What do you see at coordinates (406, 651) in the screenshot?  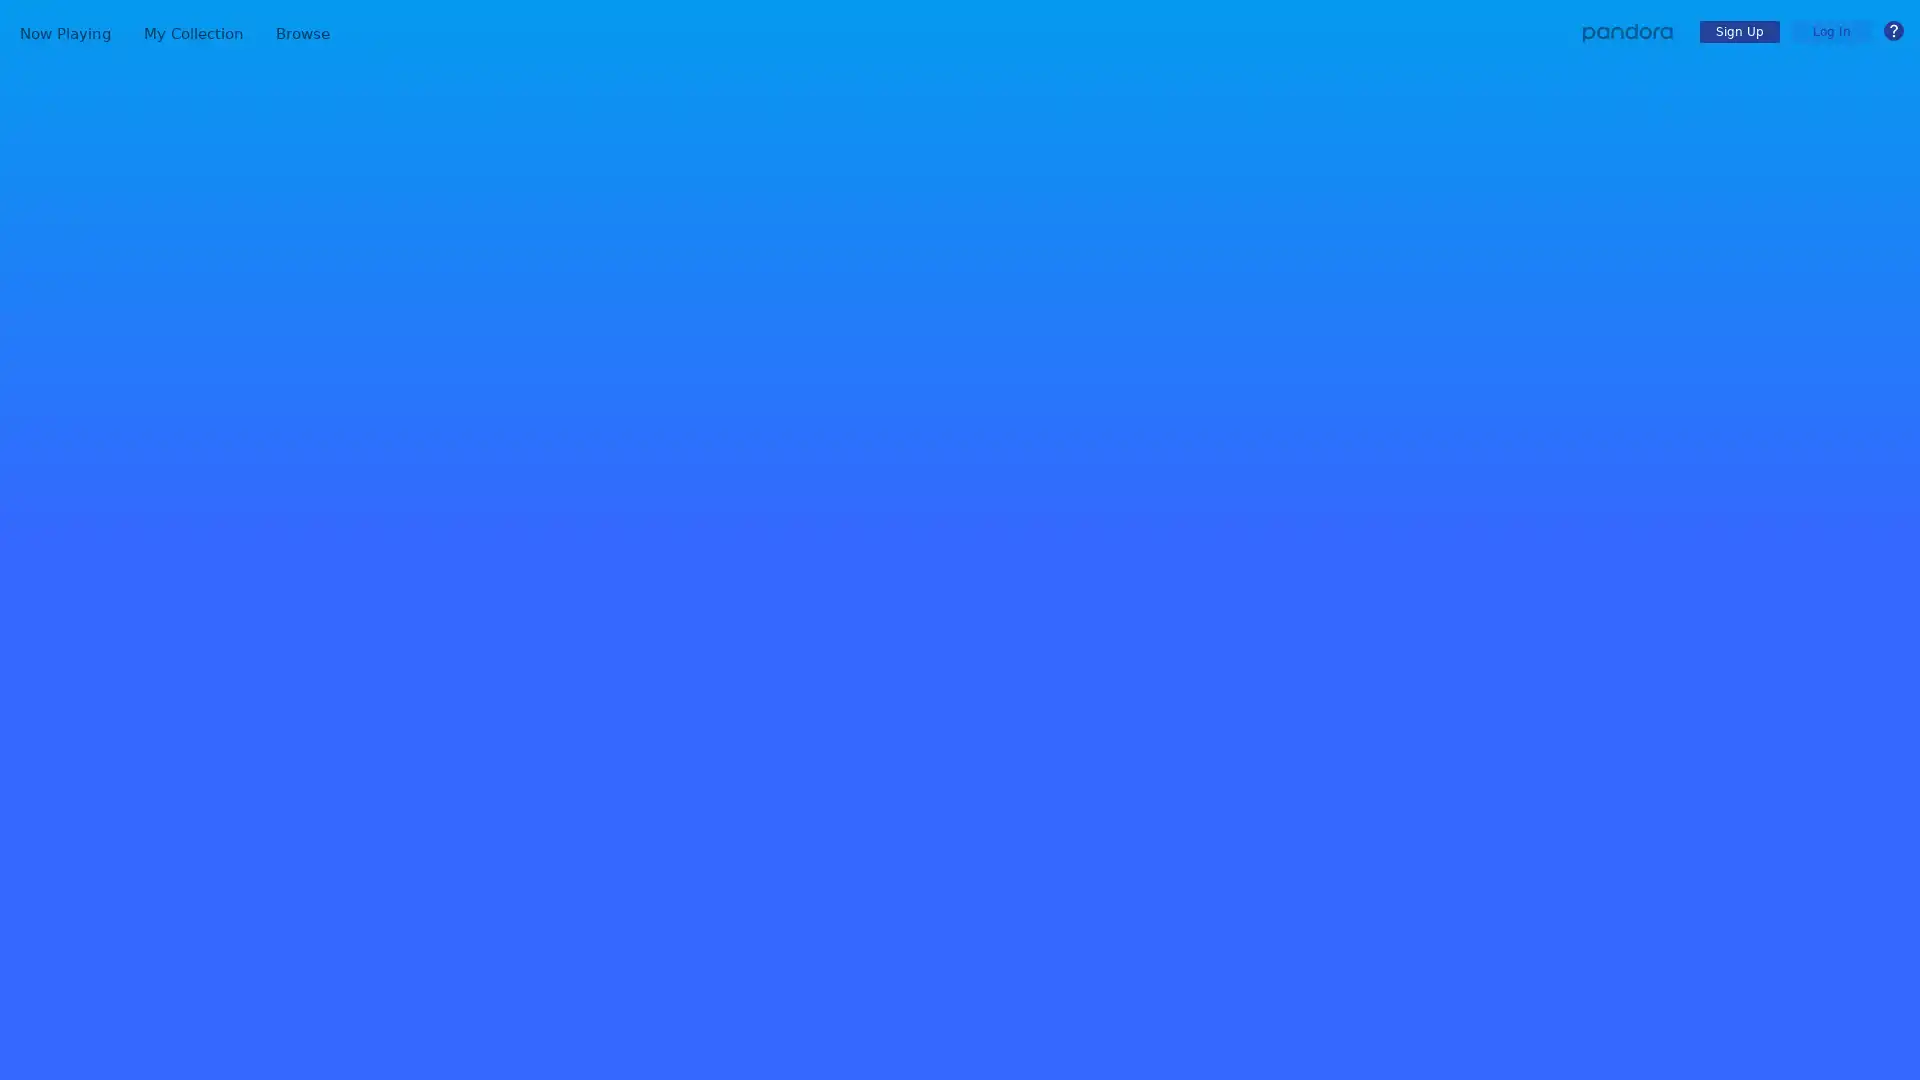 I see `Collect` at bounding box center [406, 651].